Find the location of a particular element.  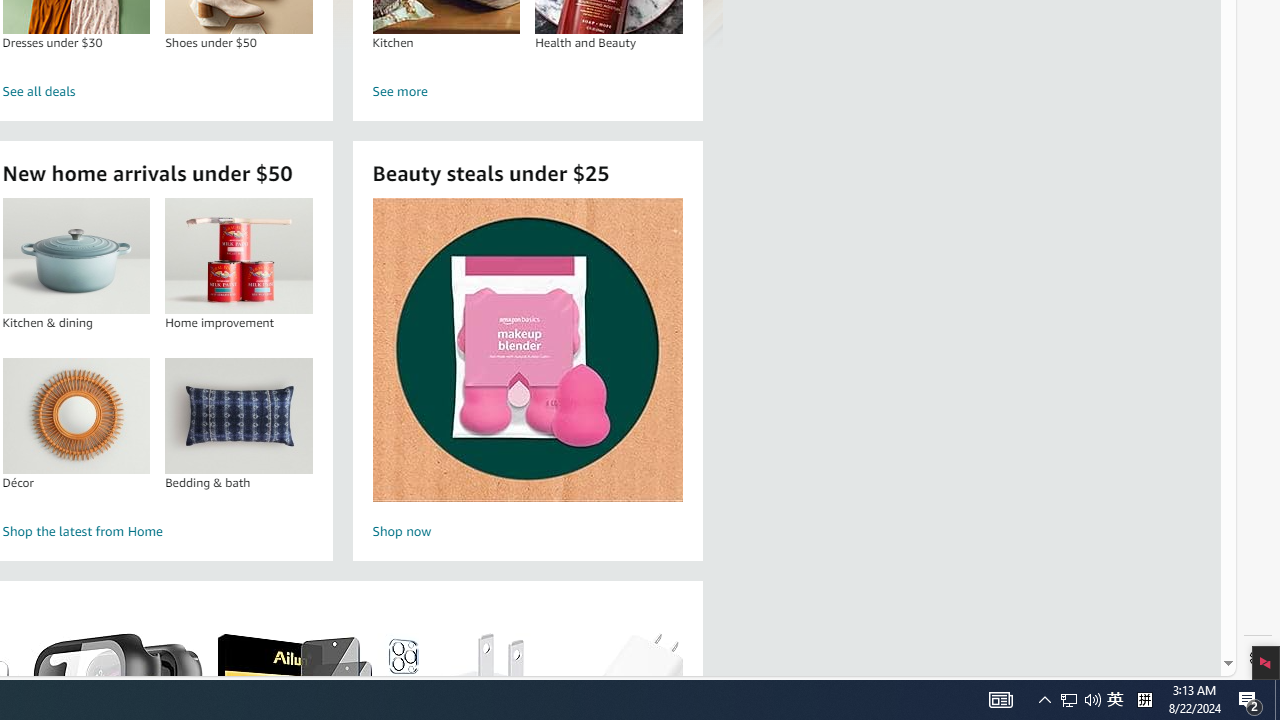

'Home improvement' is located at coordinates (238, 255).